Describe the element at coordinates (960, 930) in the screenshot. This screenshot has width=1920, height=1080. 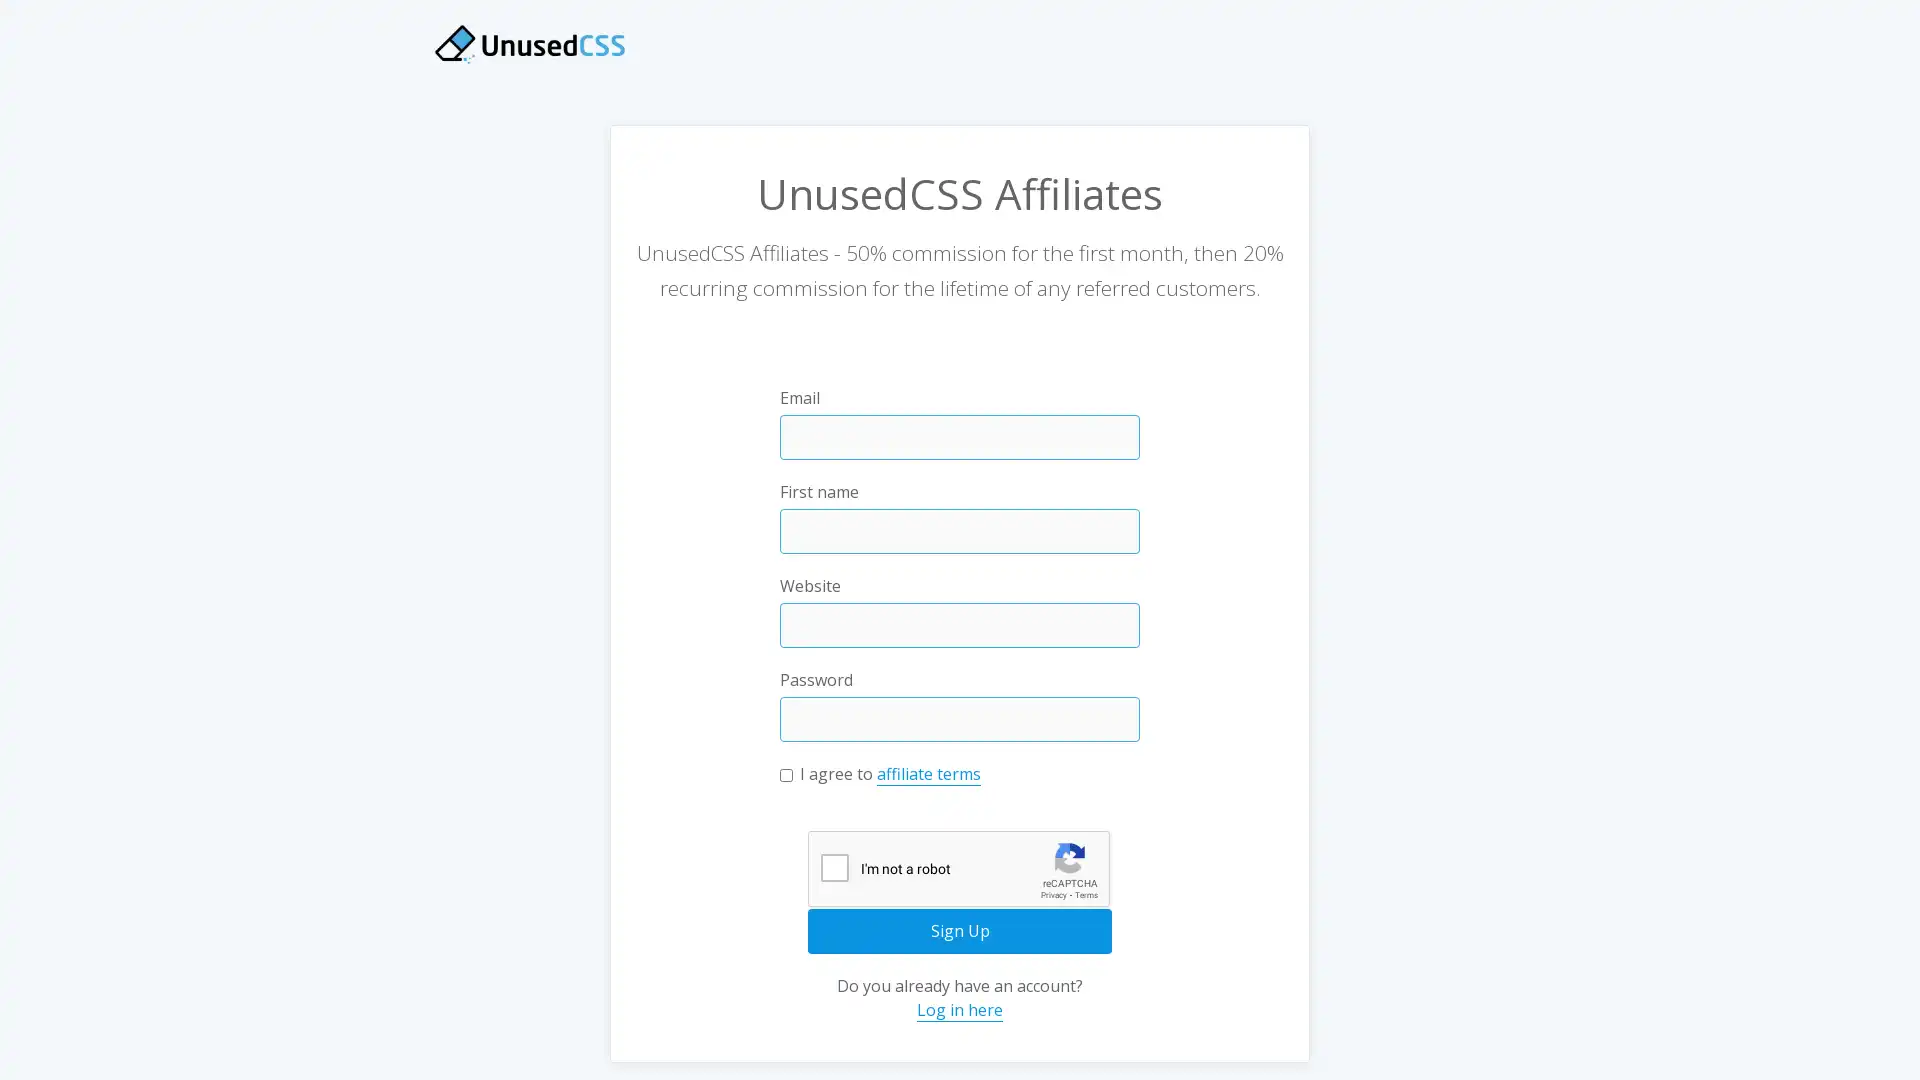
I see `Sign Up` at that location.